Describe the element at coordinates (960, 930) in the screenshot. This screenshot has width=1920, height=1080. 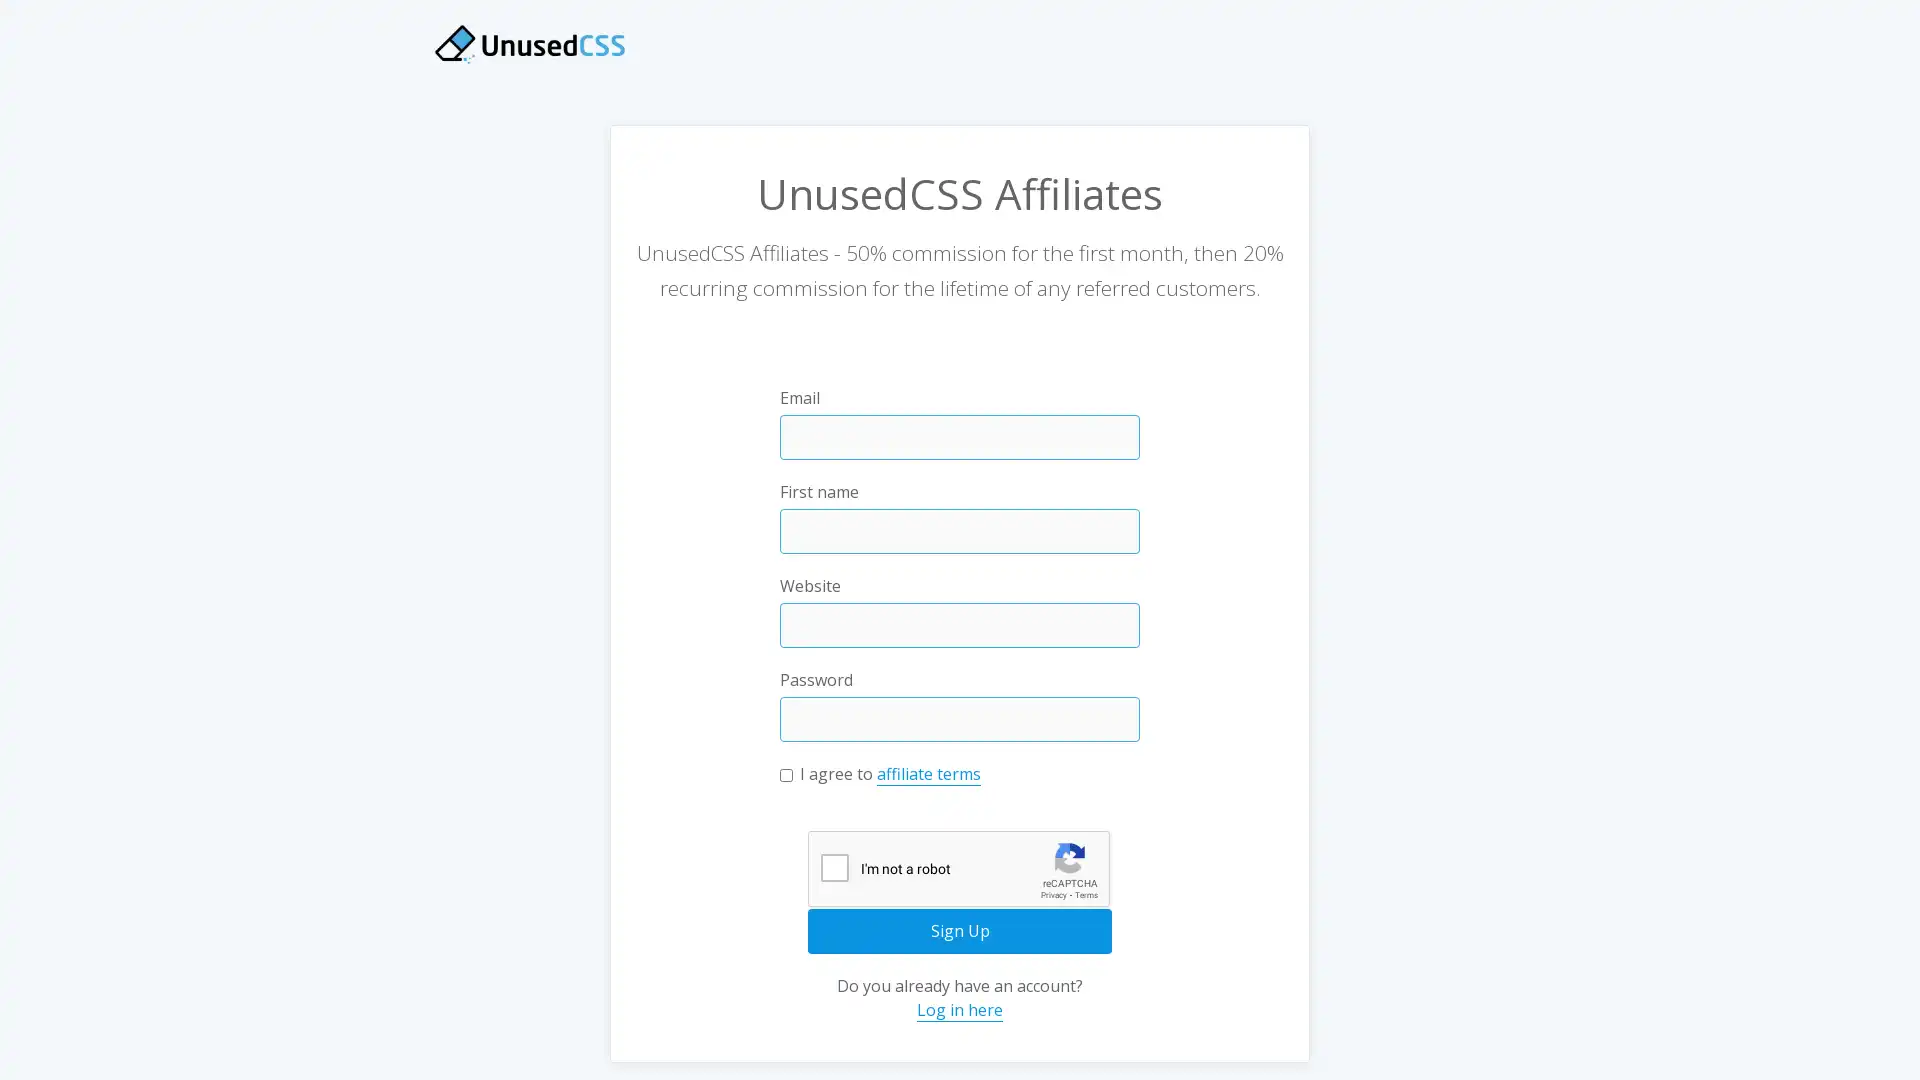
I see `Sign Up` at that location.